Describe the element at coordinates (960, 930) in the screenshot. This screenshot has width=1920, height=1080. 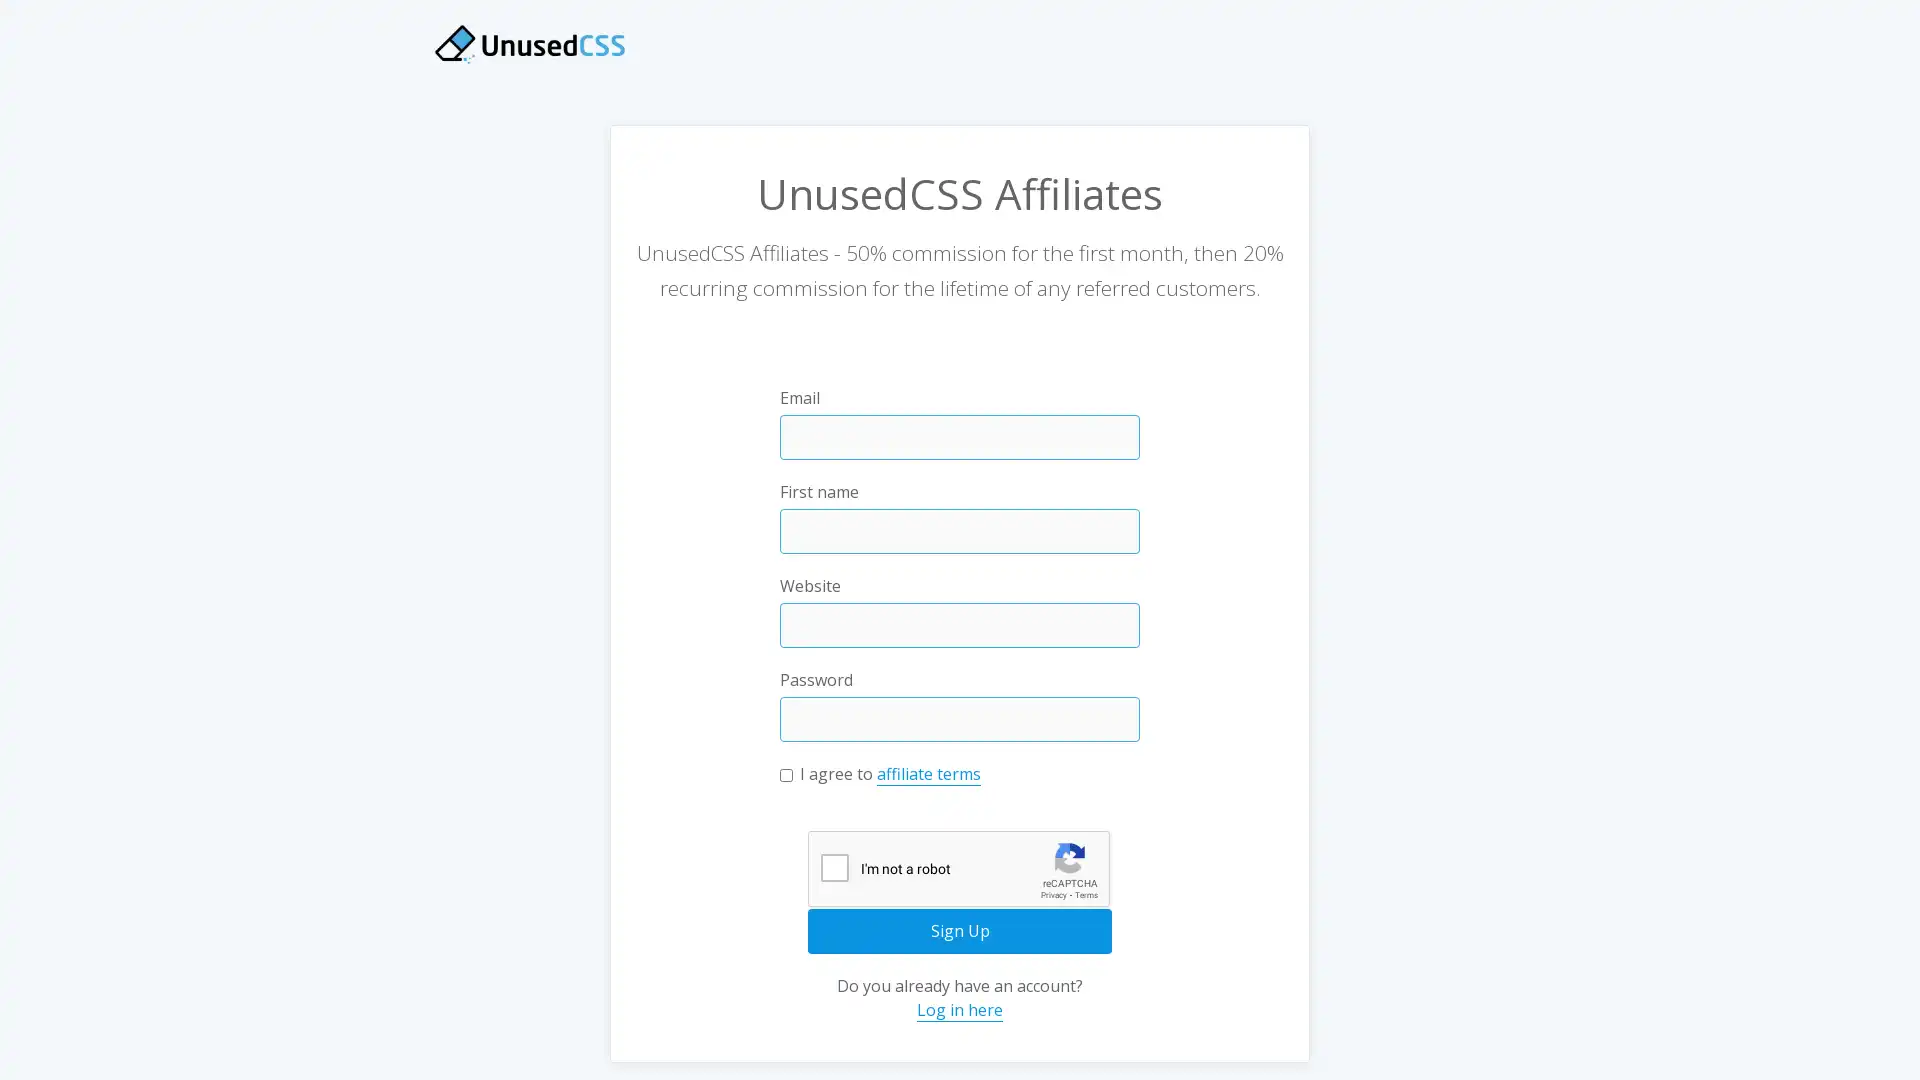
I see `Sign Up` at that location.